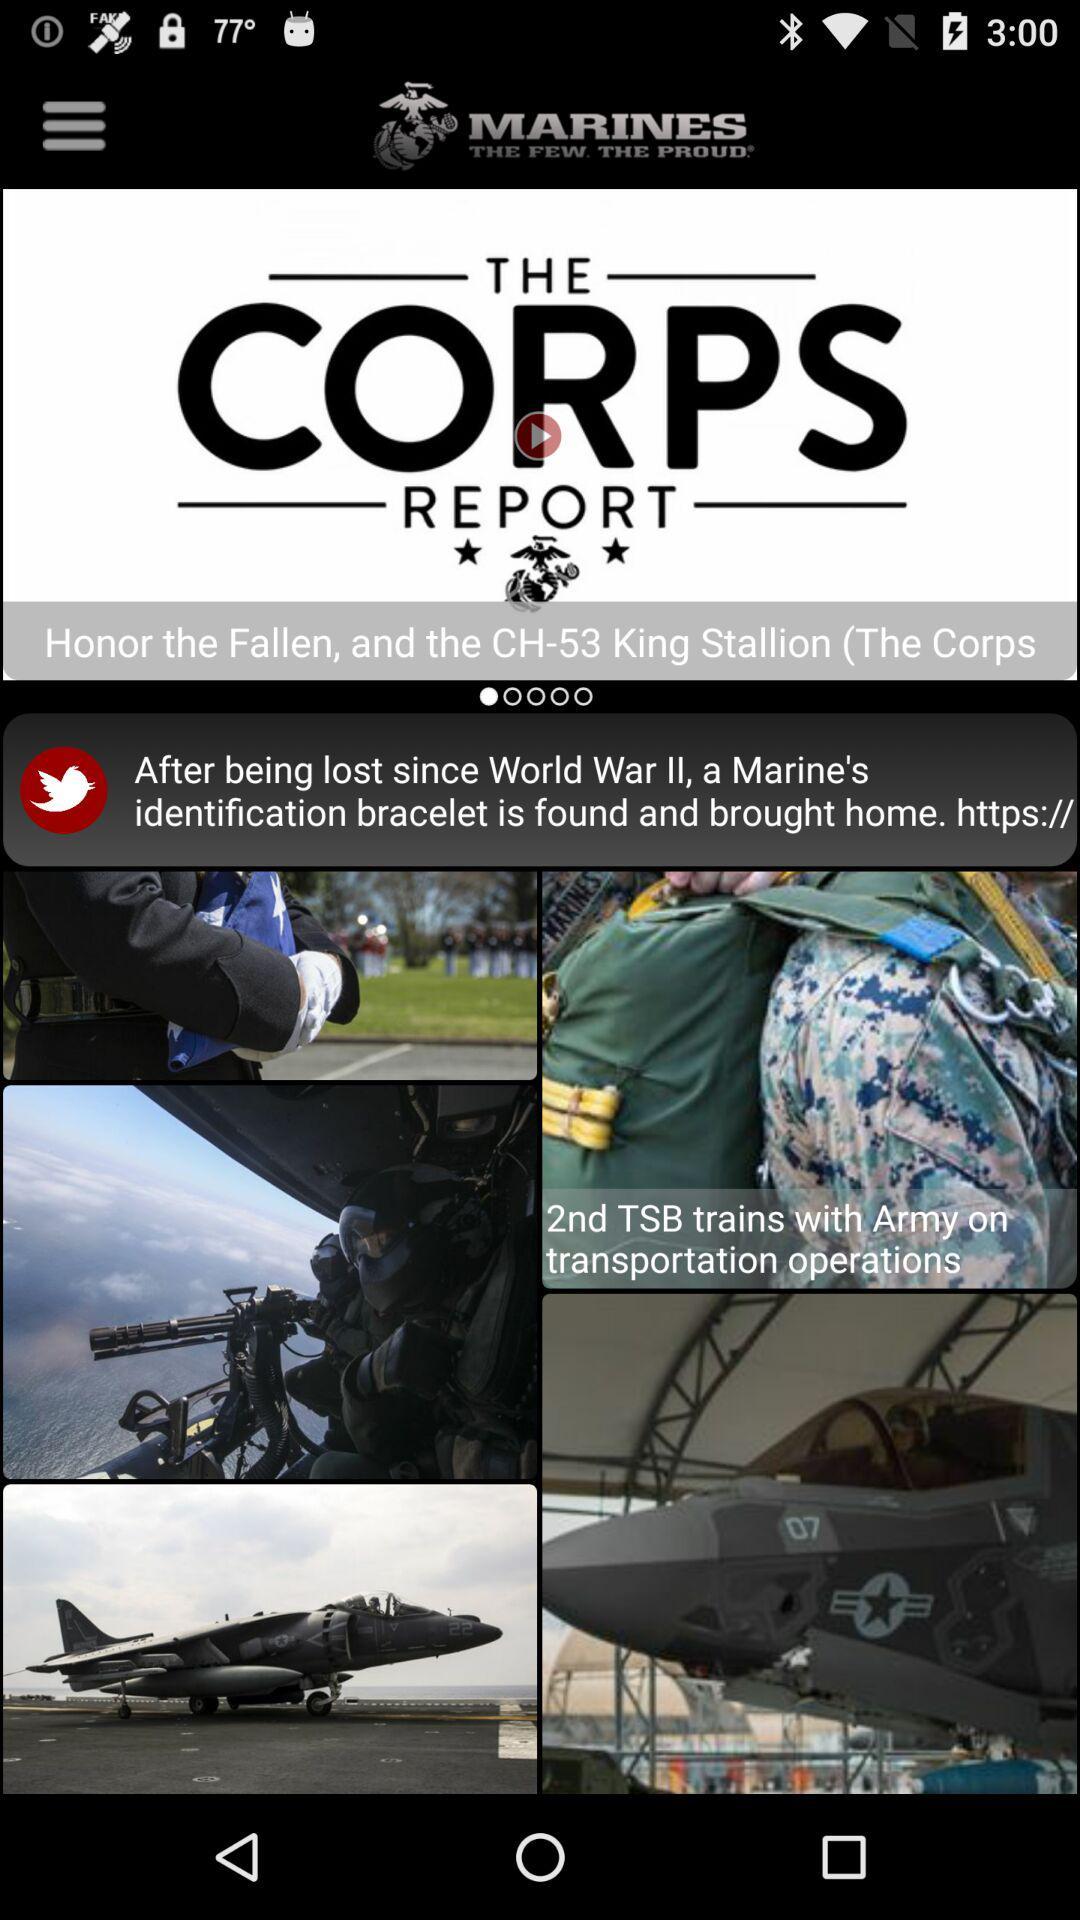 The height and width of the screenshot is (1920, 1080). What do you see at coordinates (99, 1484) in the screenshot?
I see `the star icon` at bounding box center [99, 1484].